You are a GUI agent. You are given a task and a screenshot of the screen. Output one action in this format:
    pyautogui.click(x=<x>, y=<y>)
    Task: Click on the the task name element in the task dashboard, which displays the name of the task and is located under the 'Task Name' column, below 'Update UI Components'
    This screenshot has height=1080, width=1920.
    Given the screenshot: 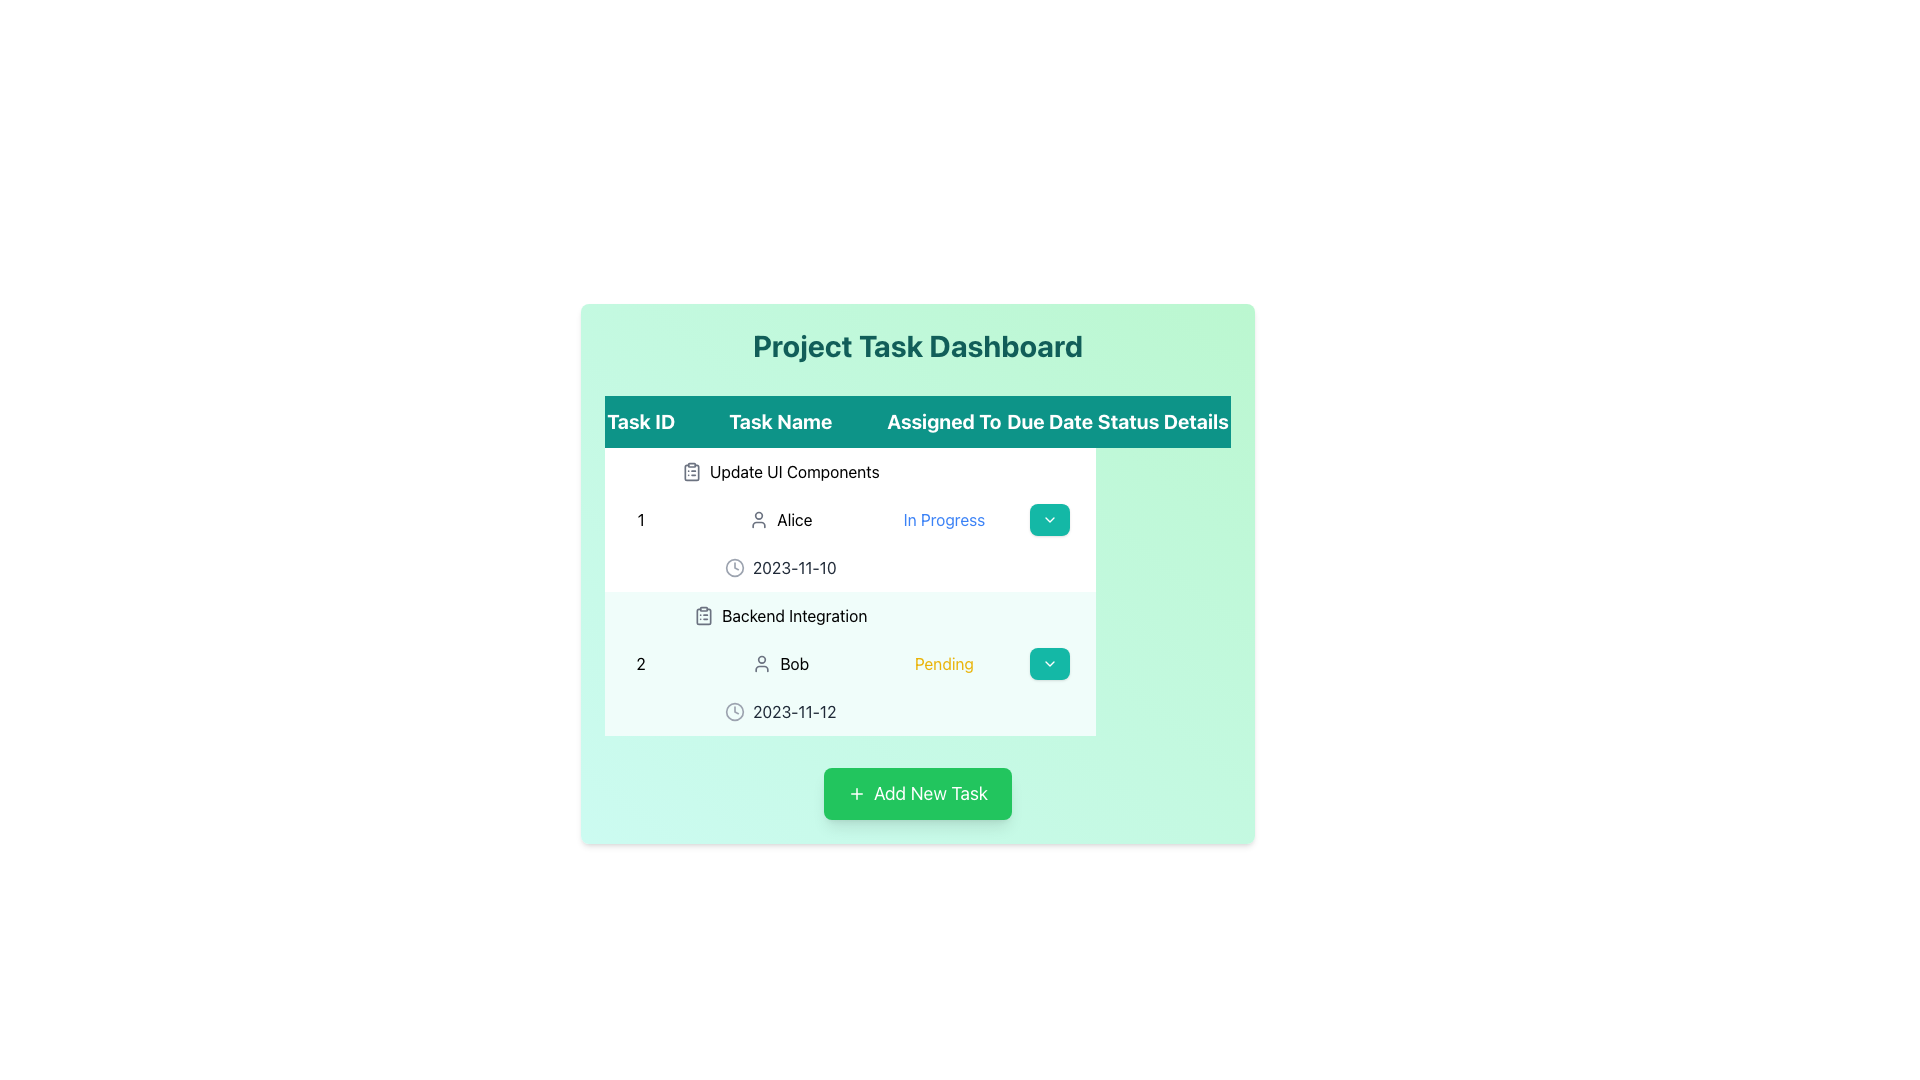 What is the action you would take?
    pyautogui.click(x=779, y=615)
    